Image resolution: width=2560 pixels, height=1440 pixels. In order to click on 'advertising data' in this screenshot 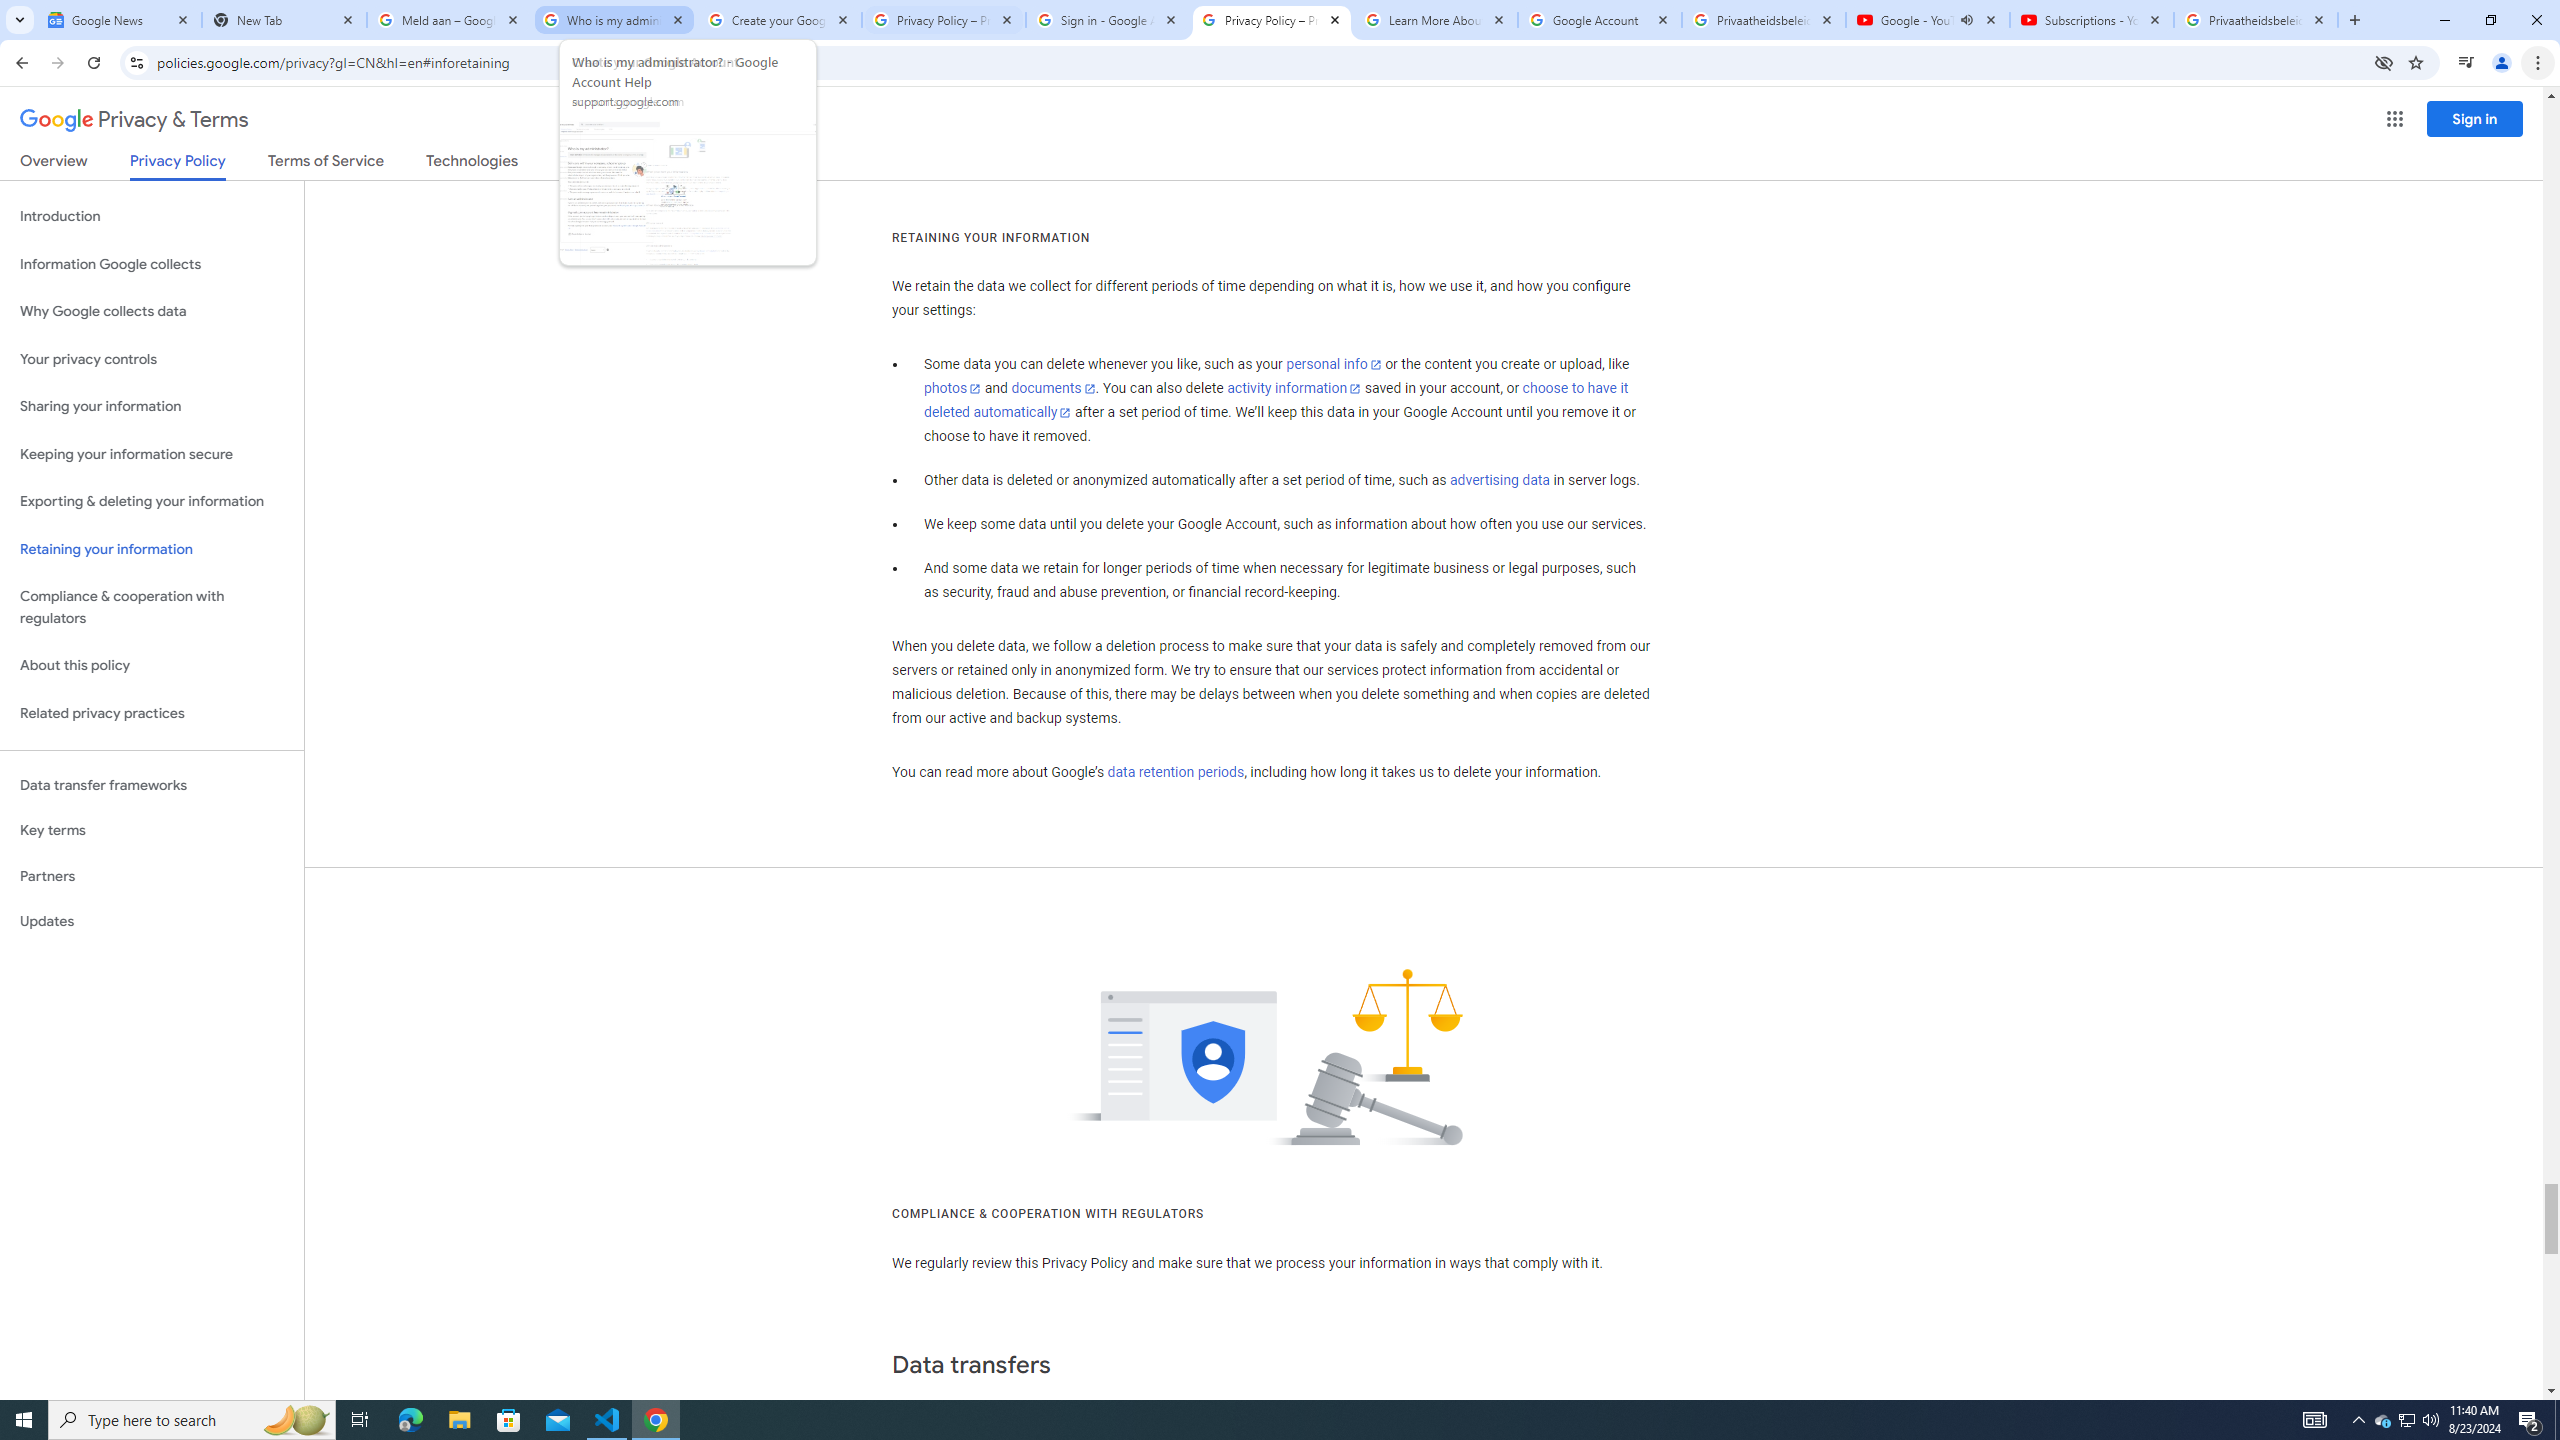, I will do `click(1497, 479)`.